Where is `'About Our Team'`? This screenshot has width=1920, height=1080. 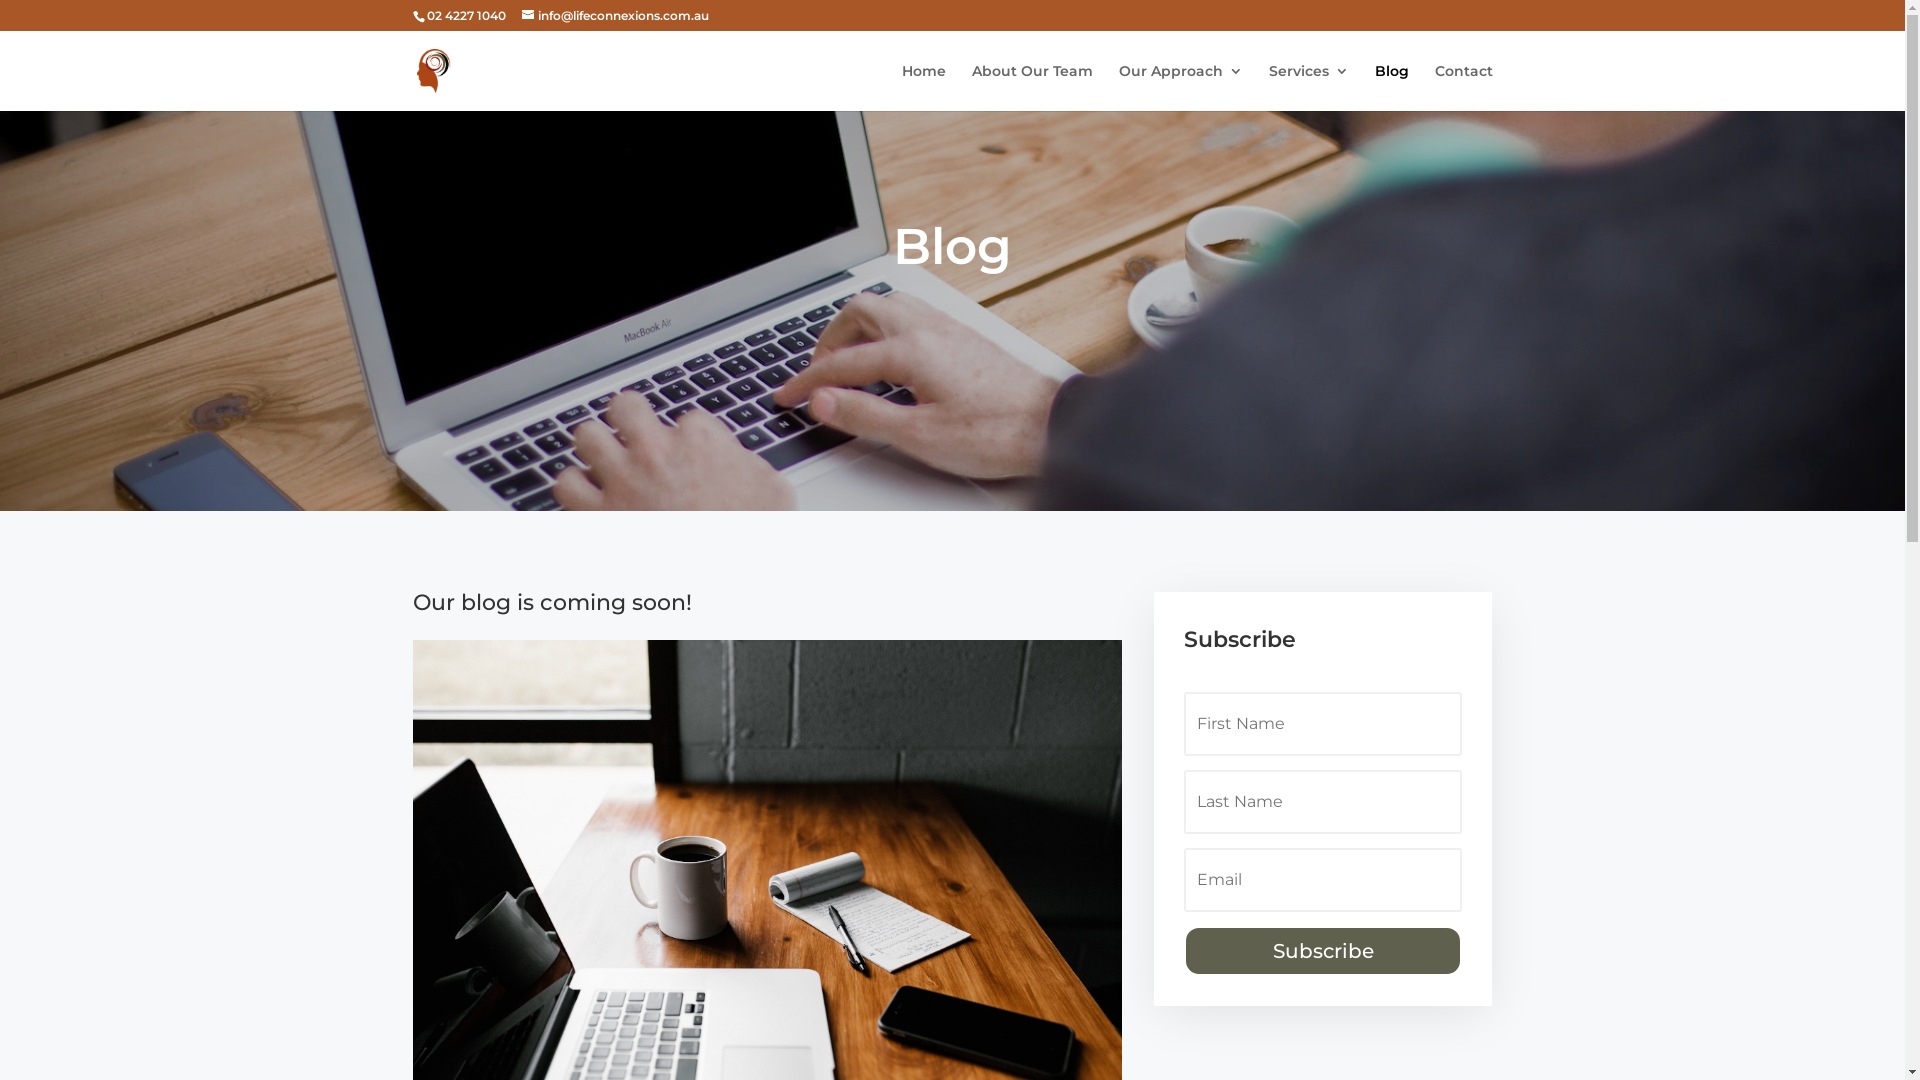
'About Our Team' is located at coordinates (1032, 86).